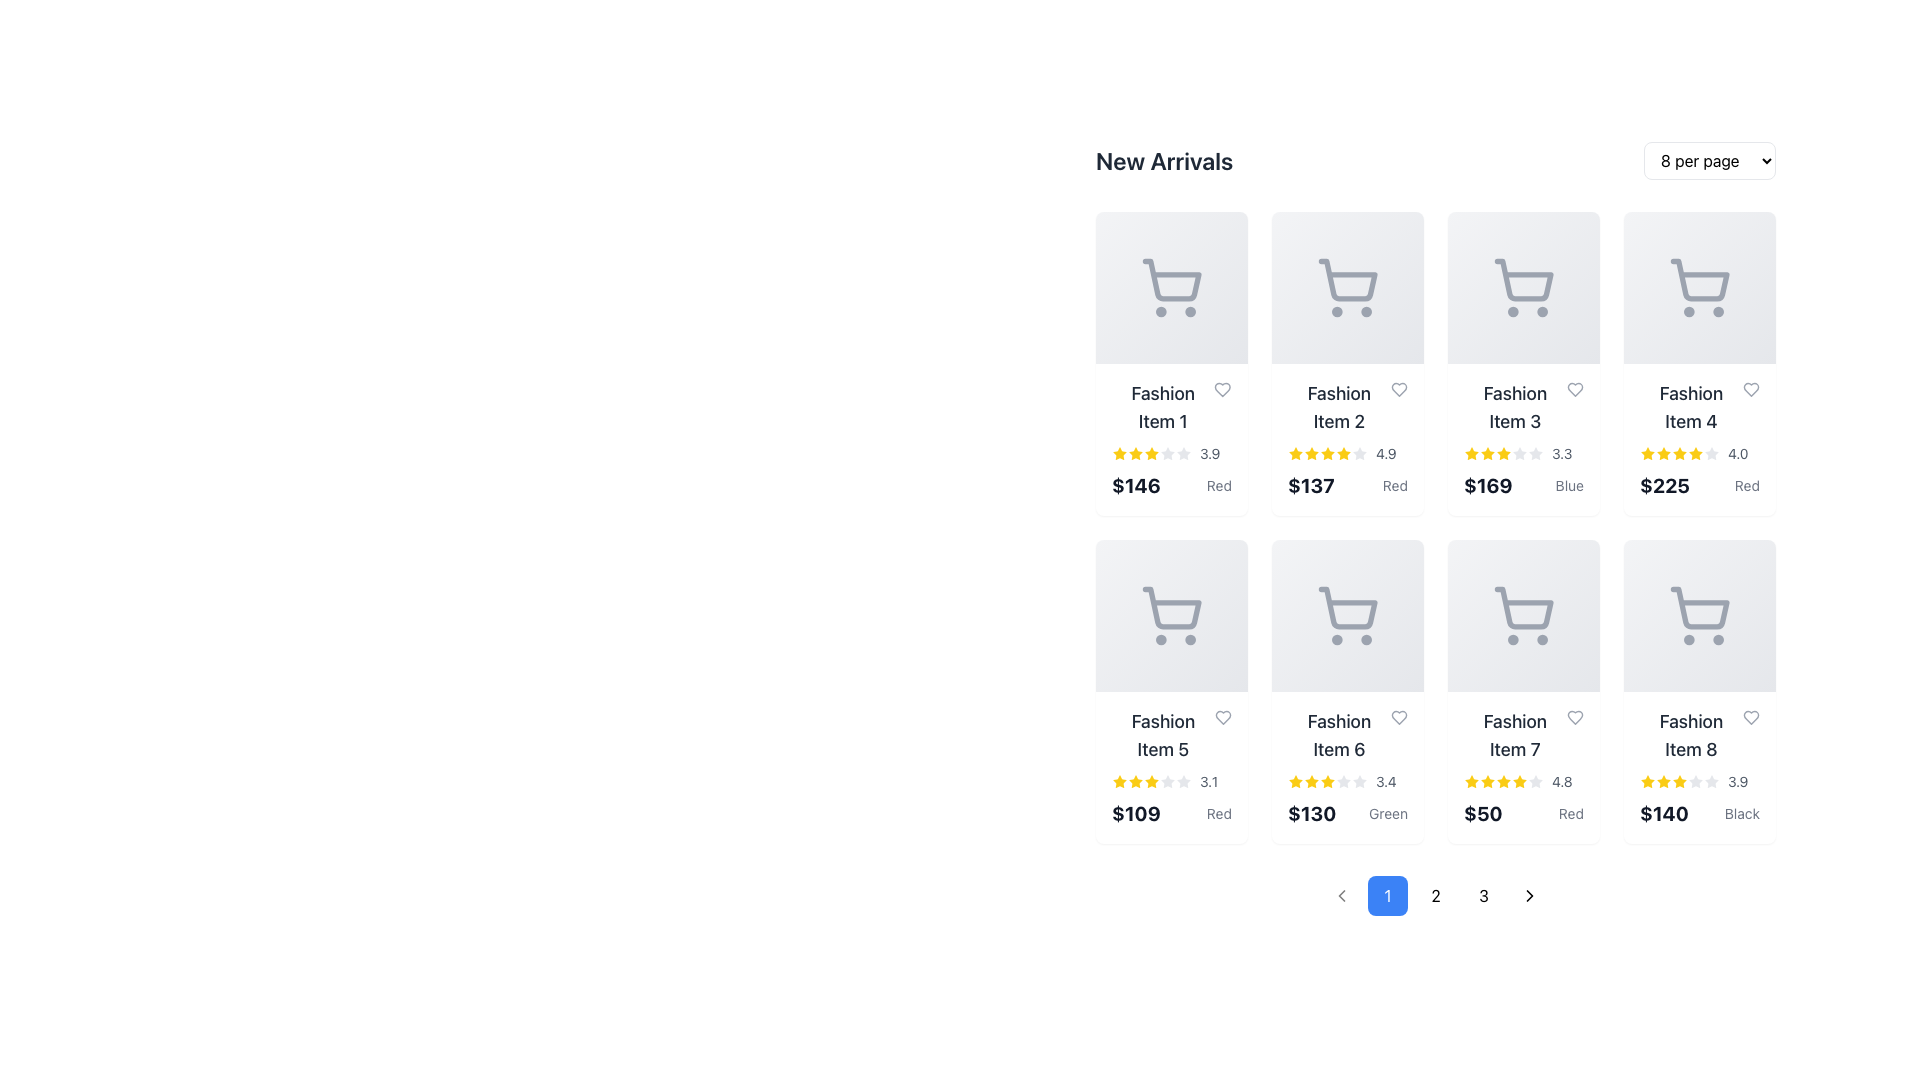 The image size is (1920, 1080). I want to click on the displayed price of the product 'Fashion Item 4' which is shown as '$225' at the bottom right corner of the product card, so click(1665, 486).